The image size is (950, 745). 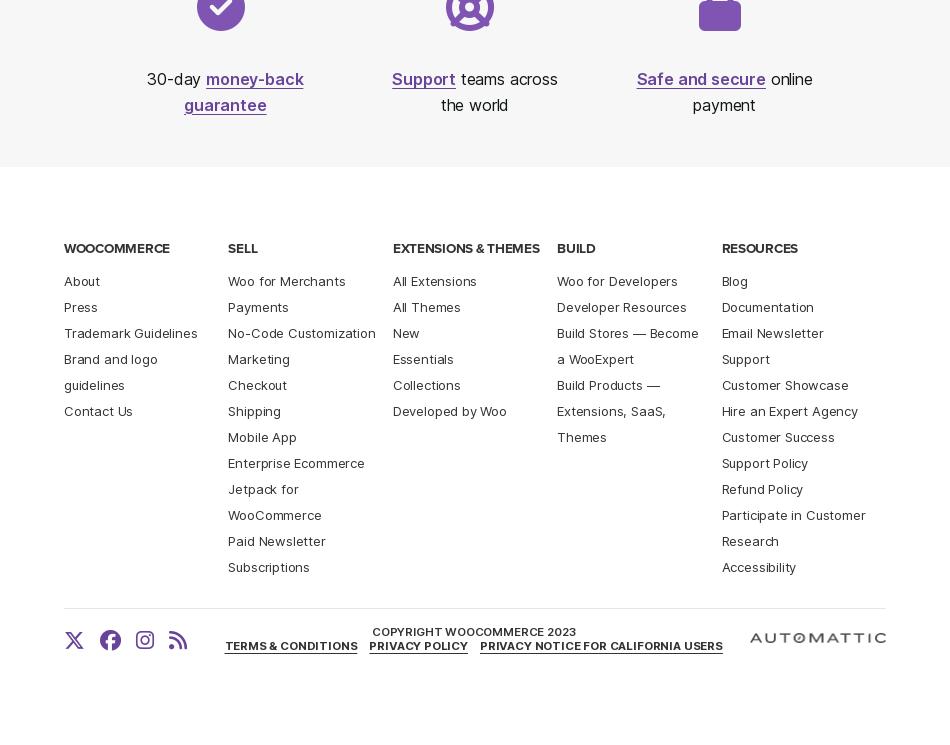 I want to click on 'online payment', so click(x=693, y=91).